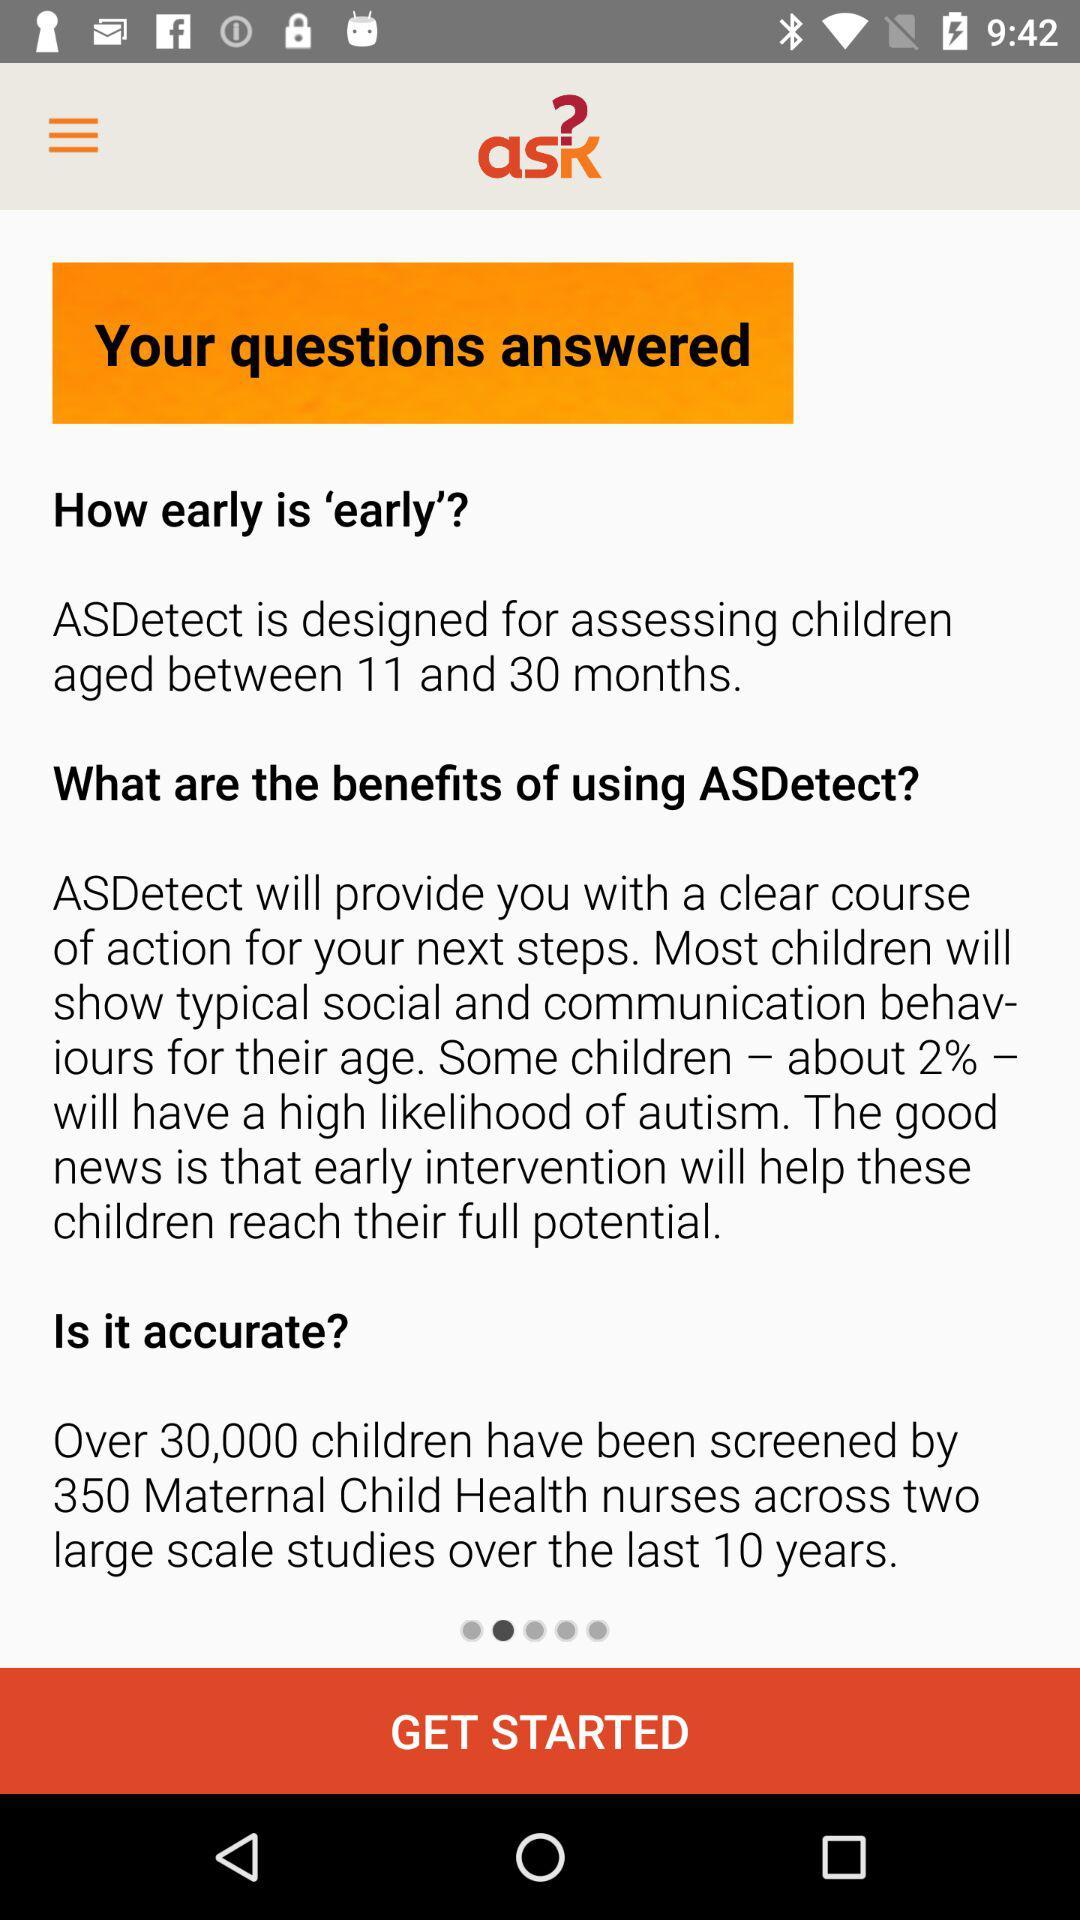  What do you see at coordinates (540, 1730) in the screenshot?
I see `the get started icon` at bounding box center [540, 1730].